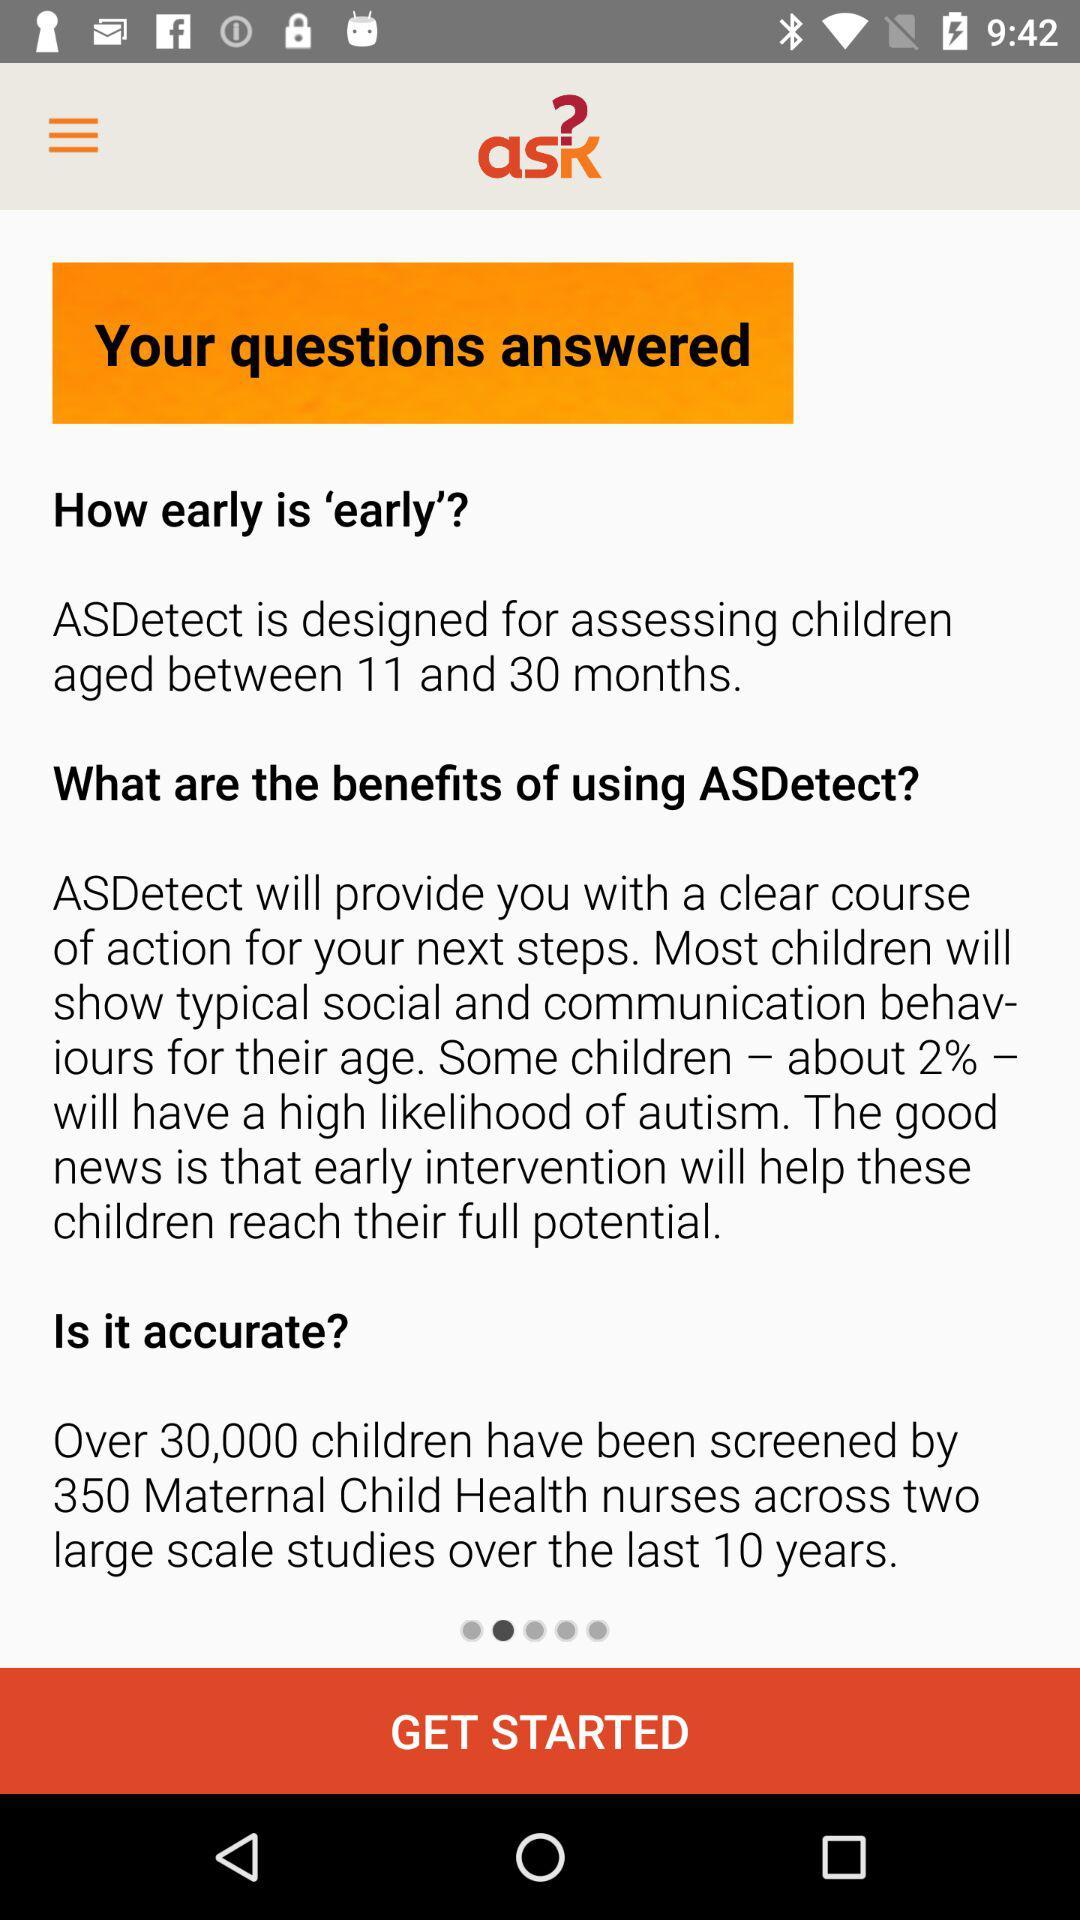  What do you see at coordinates (540, 1730) in the screenshot?
I see `the get started icon` at bounding box center [540, 1730].